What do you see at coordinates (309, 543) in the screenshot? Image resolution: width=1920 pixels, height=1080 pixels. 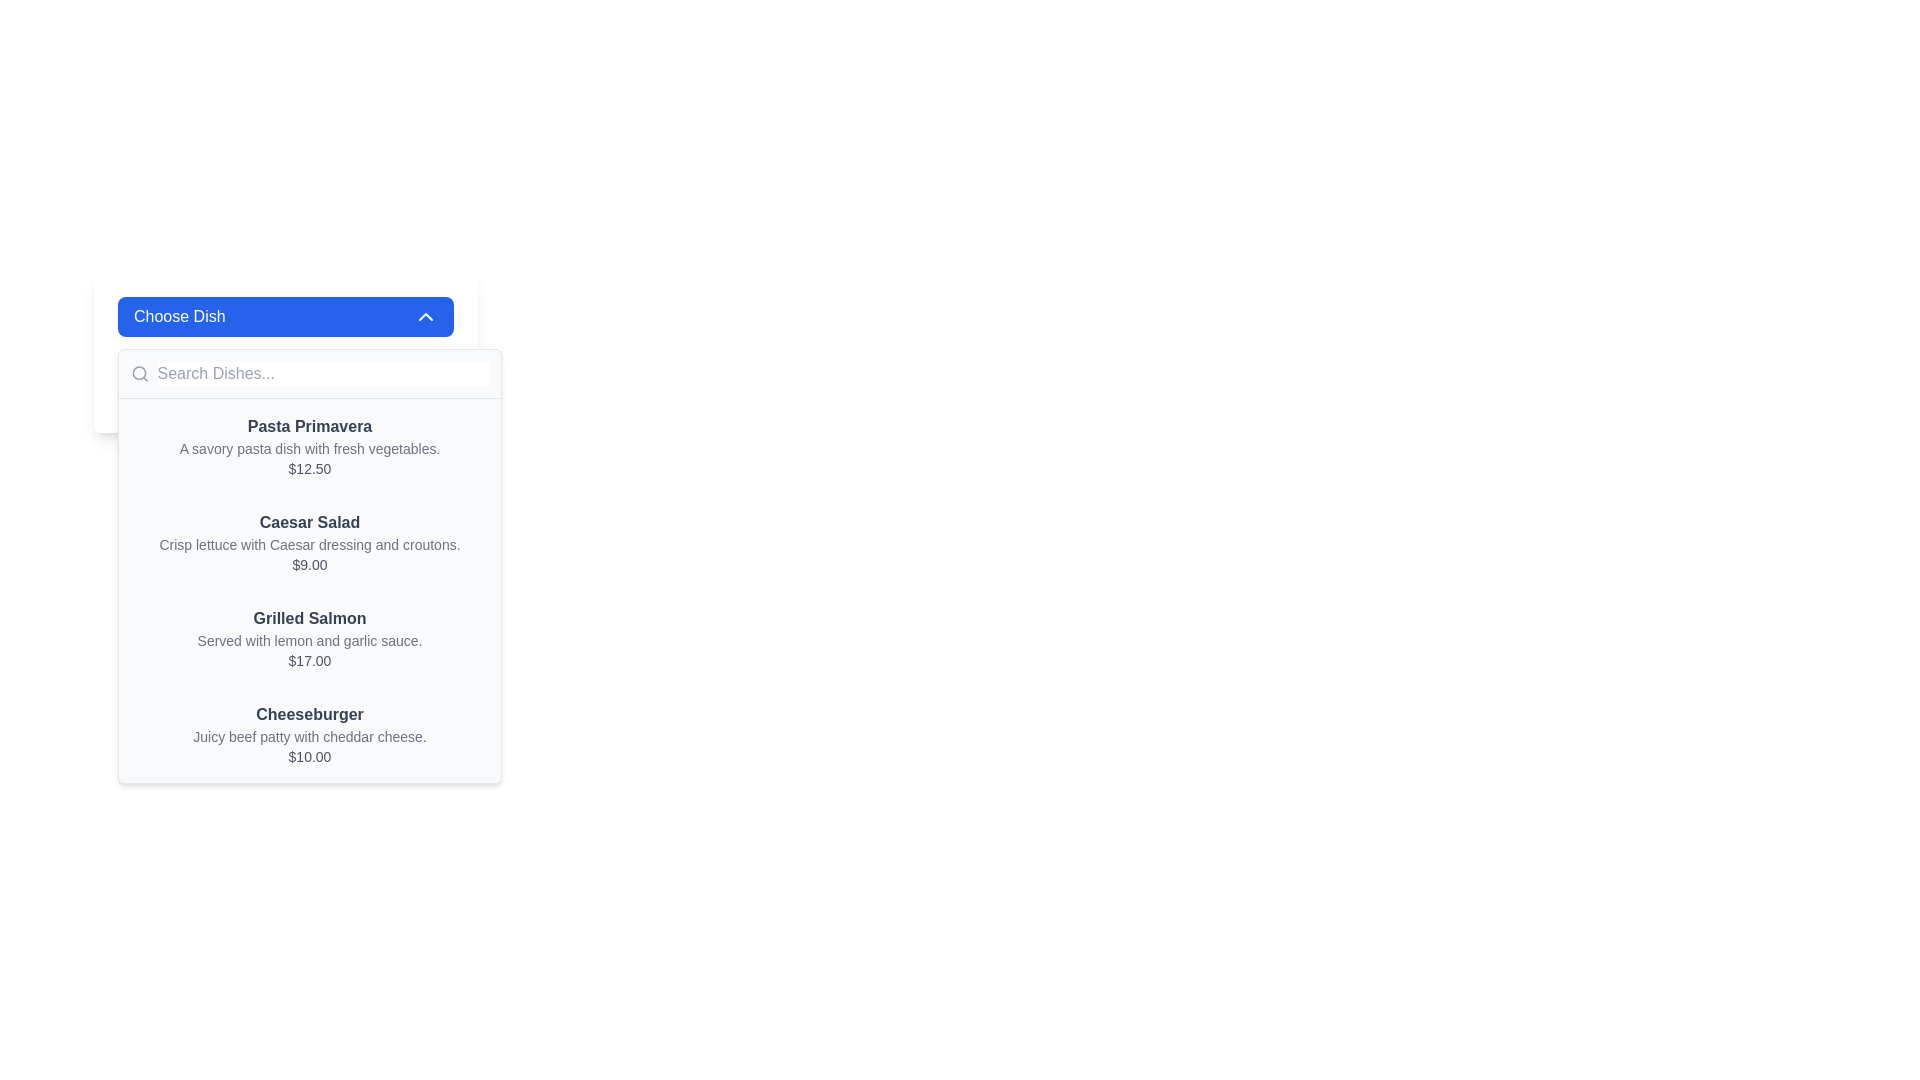 I see `the menu option 'Caesar Salad' which displays the name in bold dark gray text, followed by a description and the price` at bounding box center [309, 543].